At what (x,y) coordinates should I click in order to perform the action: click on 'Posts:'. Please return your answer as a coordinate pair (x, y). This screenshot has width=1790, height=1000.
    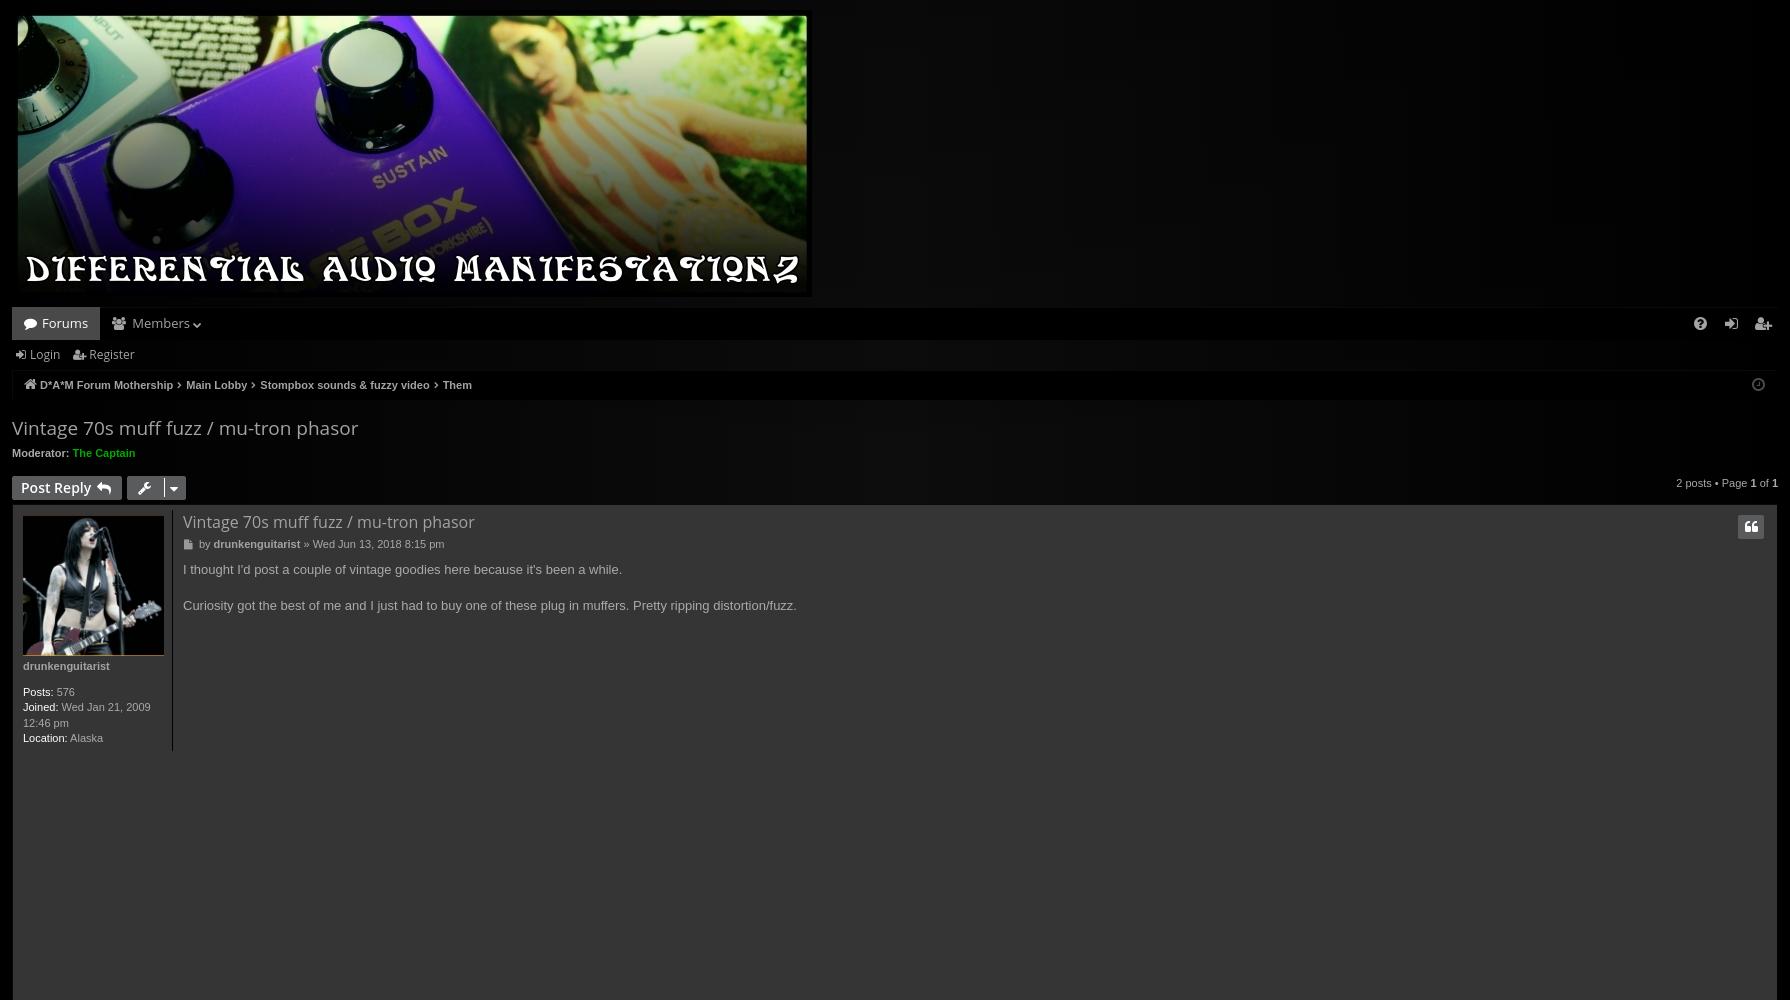
    Looking at the image, I should click on (37, 690).